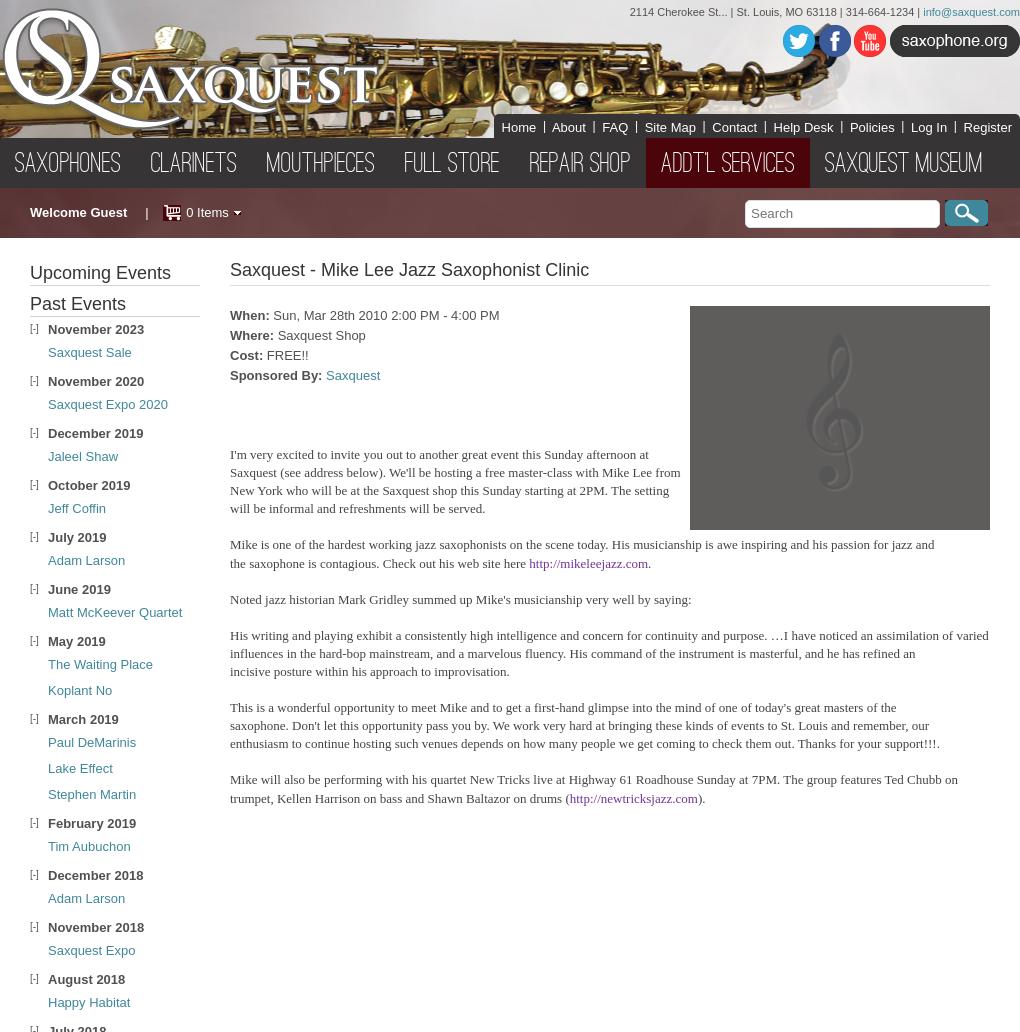  What do you see at coordinates (970, 11) in the screenshot?
I see `'info@saxquest.com'` at bounding box center [970, 11].